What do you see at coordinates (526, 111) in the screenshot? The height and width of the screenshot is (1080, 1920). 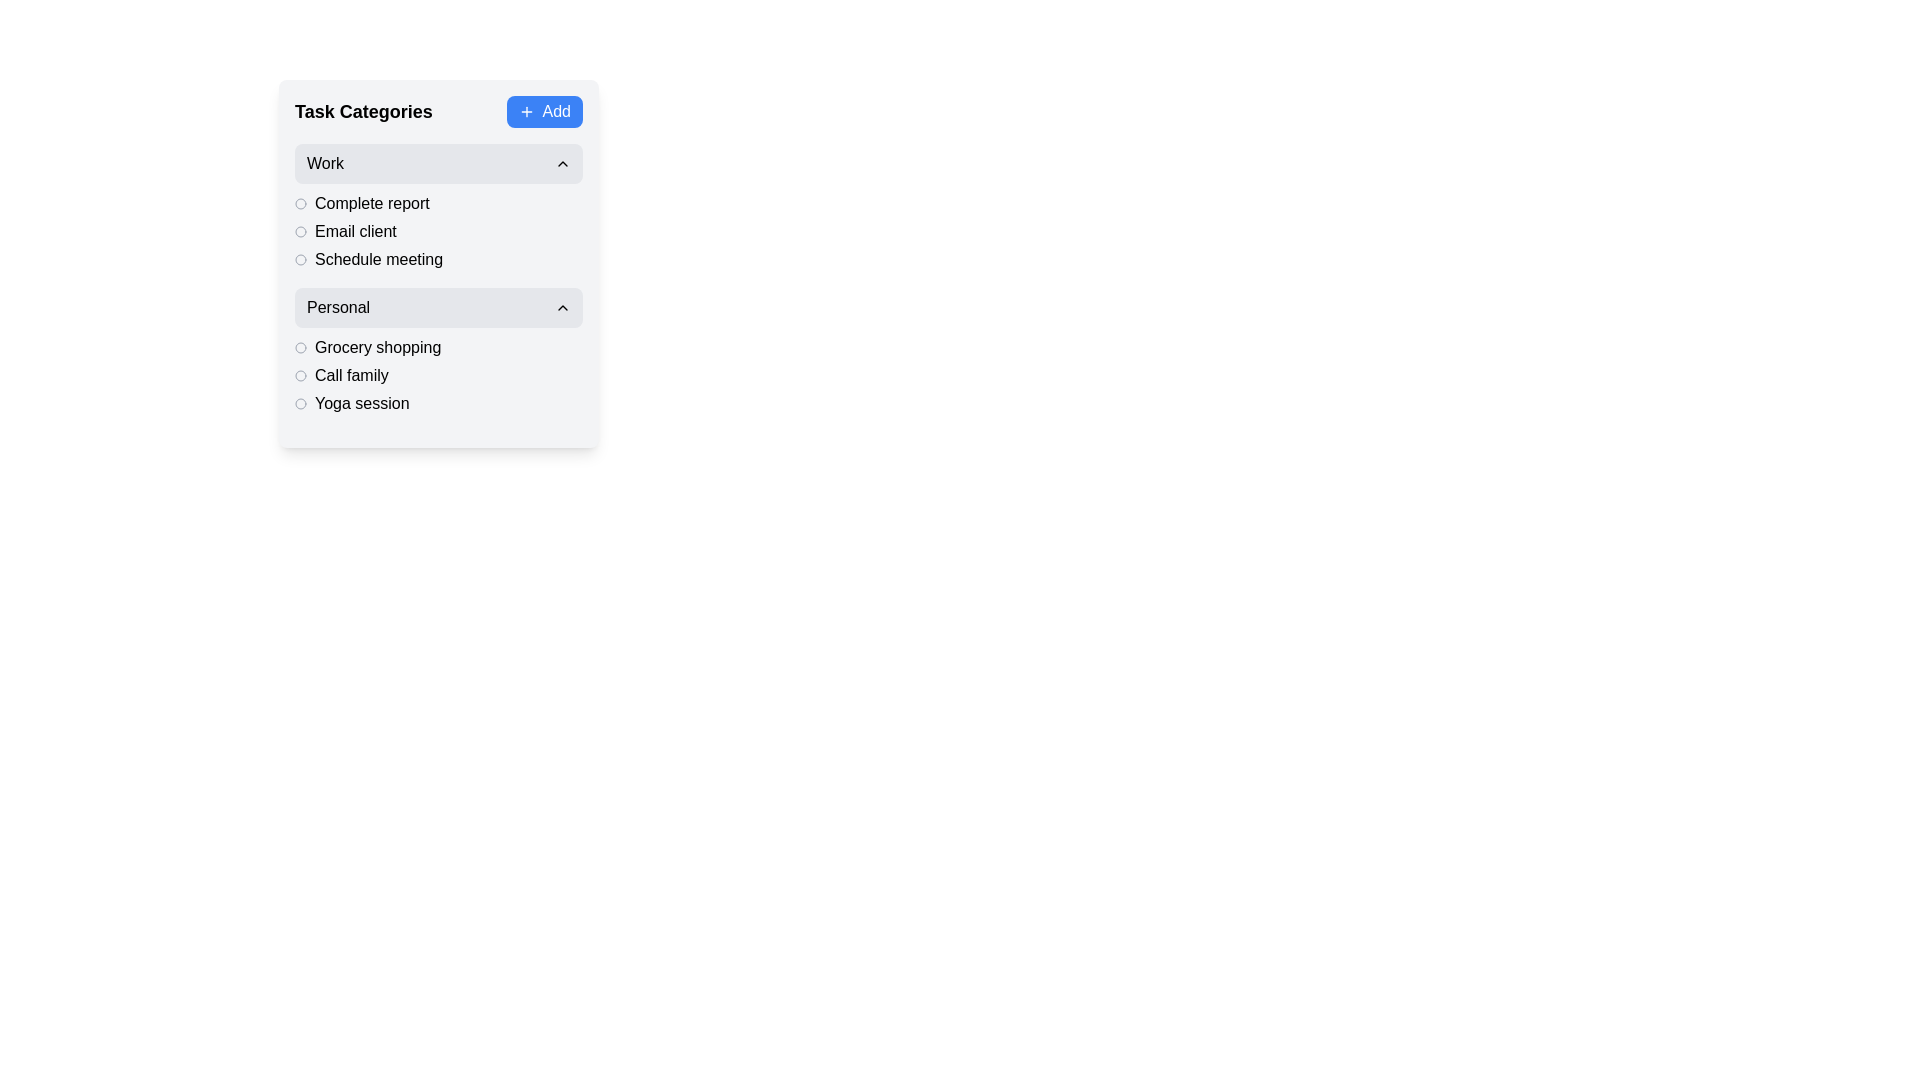 I see `the plus sign icon on the blue 'Add' button located in the top-right corner of the 'Task Categories' panel` at bounding box center [526, 111].